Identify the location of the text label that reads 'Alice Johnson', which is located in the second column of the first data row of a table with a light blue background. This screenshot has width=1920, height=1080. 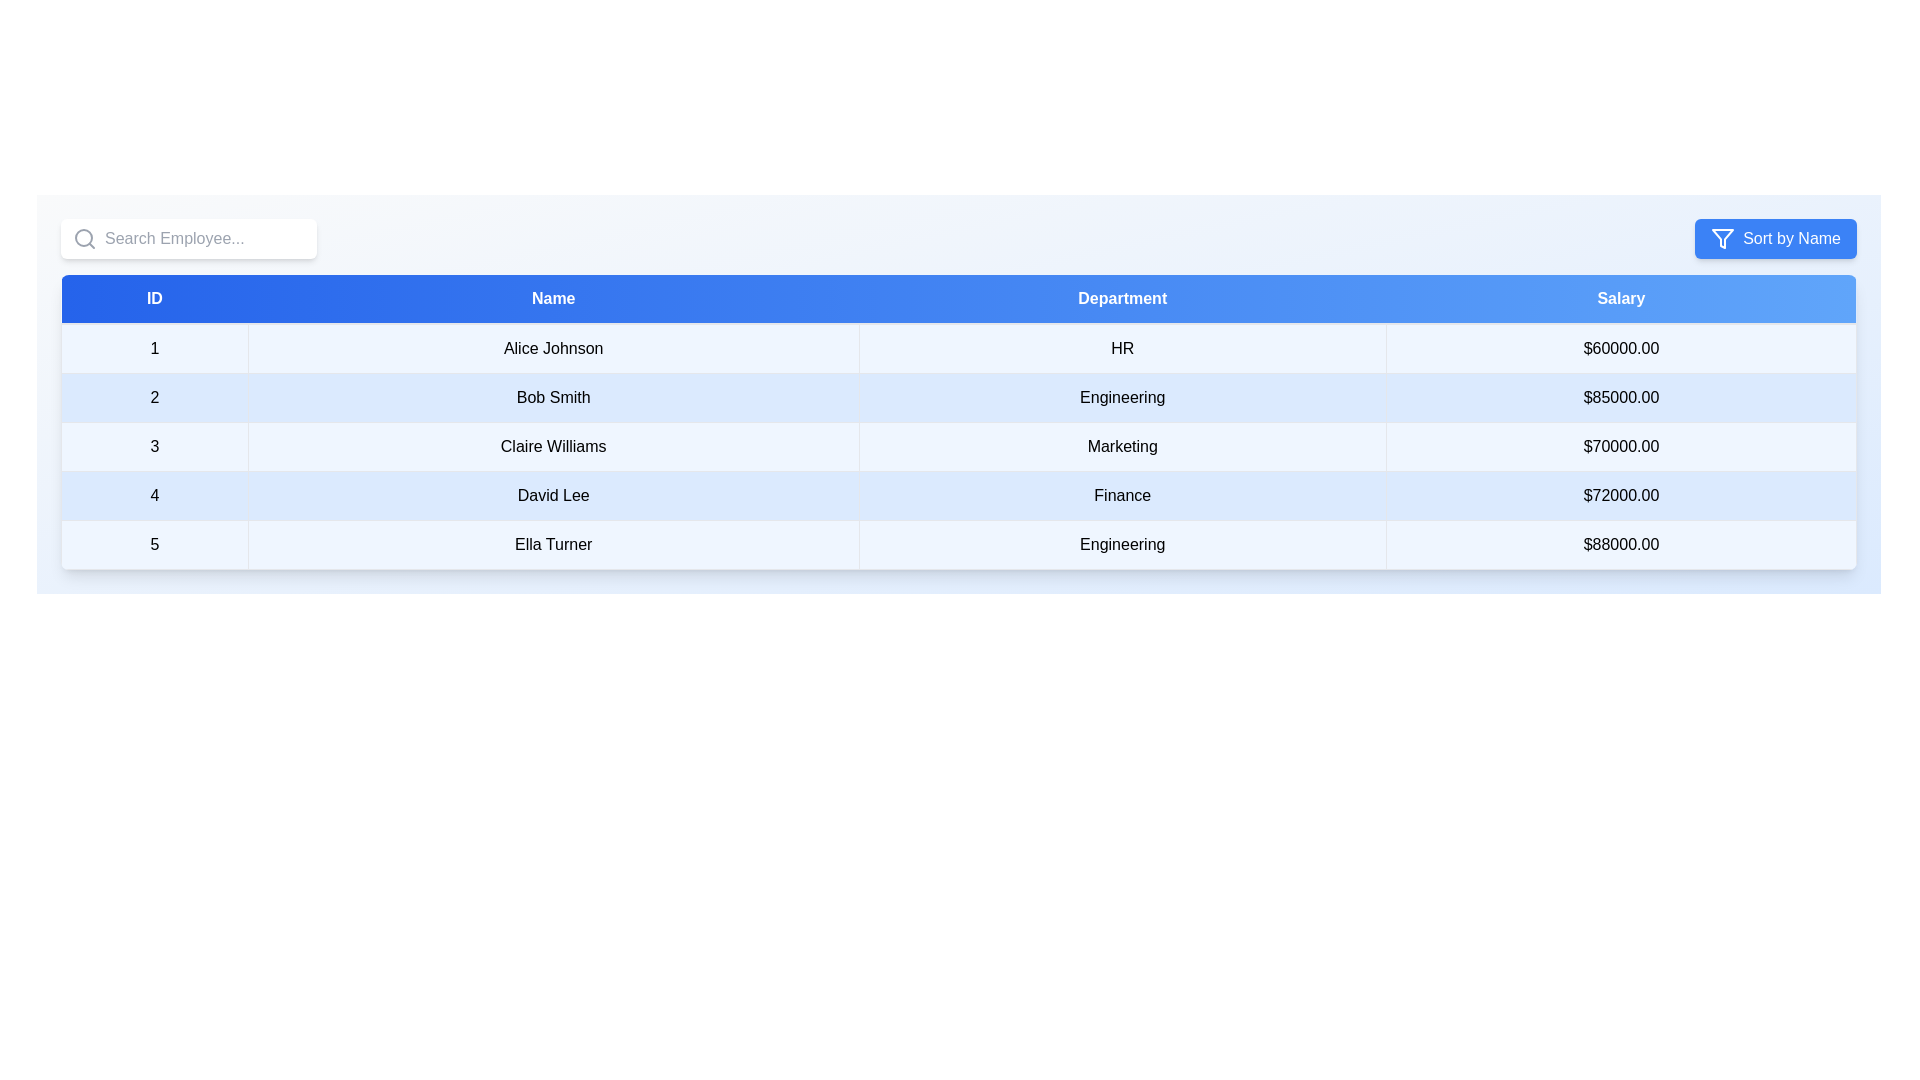
(553, 347).